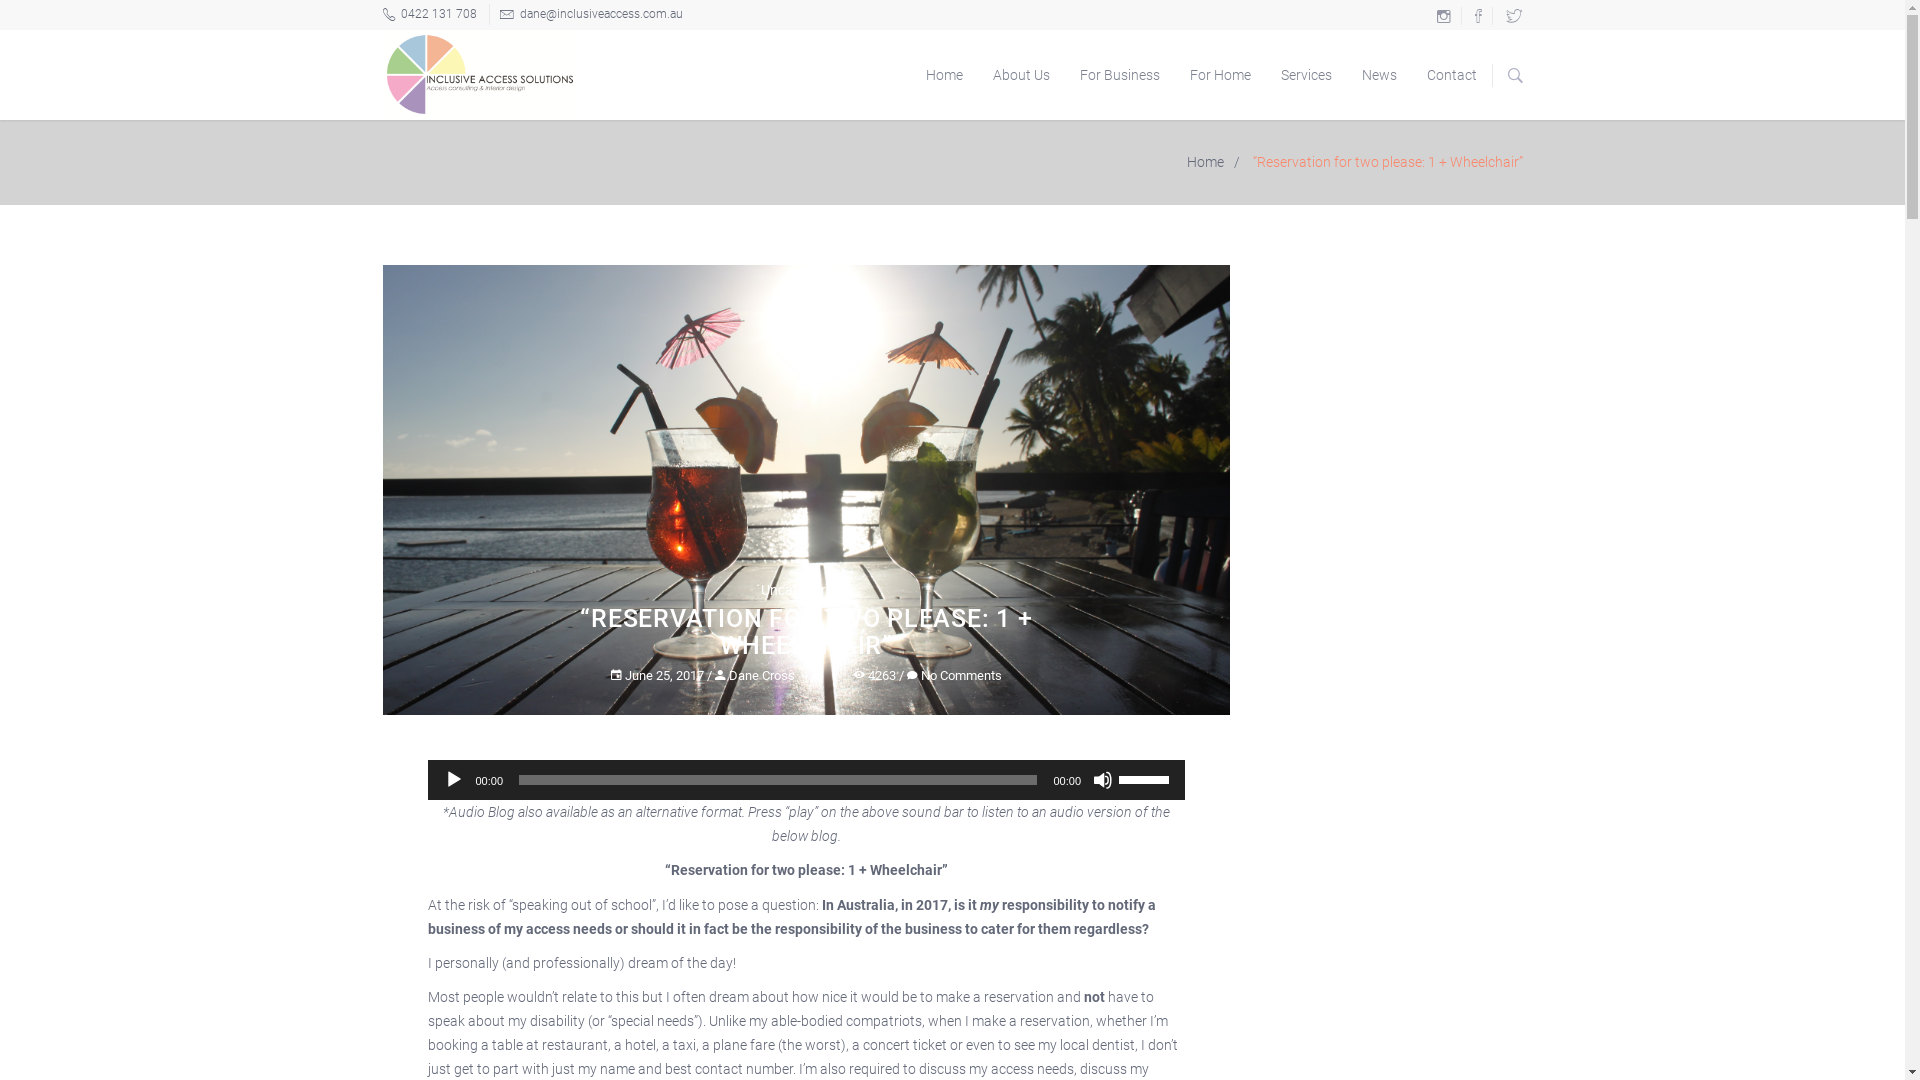 This screenshot has width=1920, height=1080. I want to click on 'Home', so click(1176, 161).